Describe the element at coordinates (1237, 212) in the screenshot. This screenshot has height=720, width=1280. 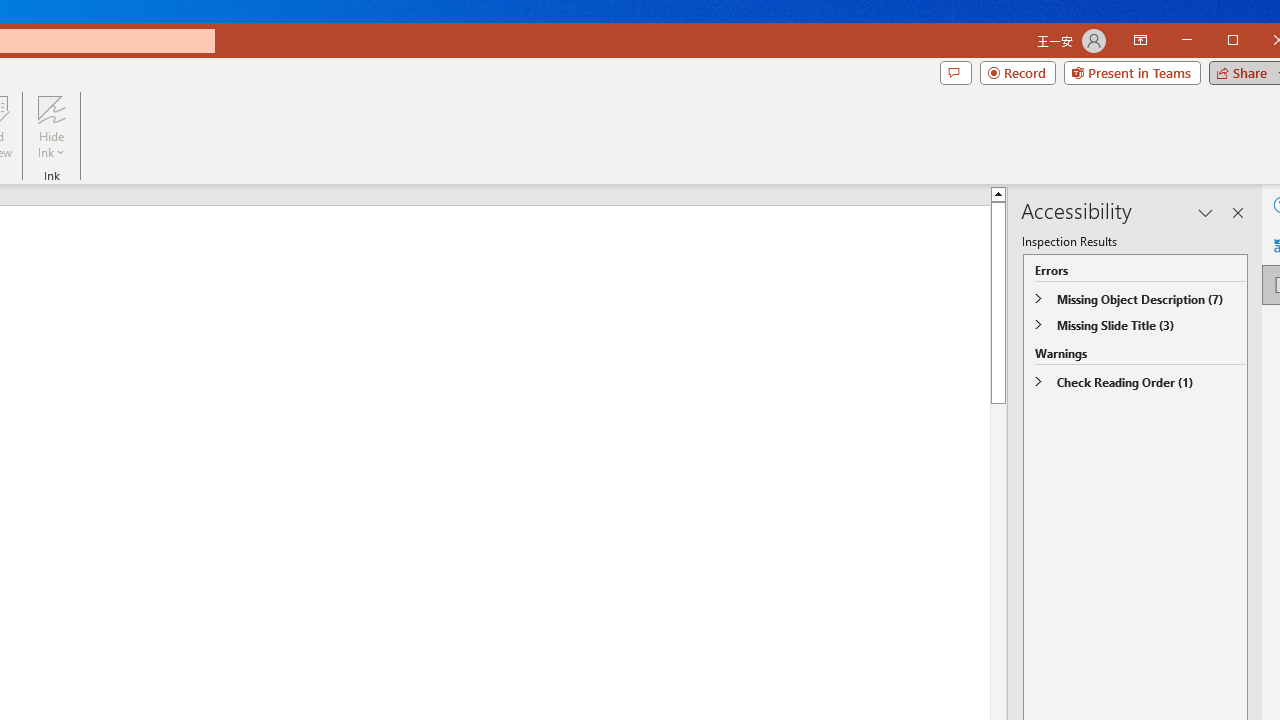
I see `'Close pane'` at that location.